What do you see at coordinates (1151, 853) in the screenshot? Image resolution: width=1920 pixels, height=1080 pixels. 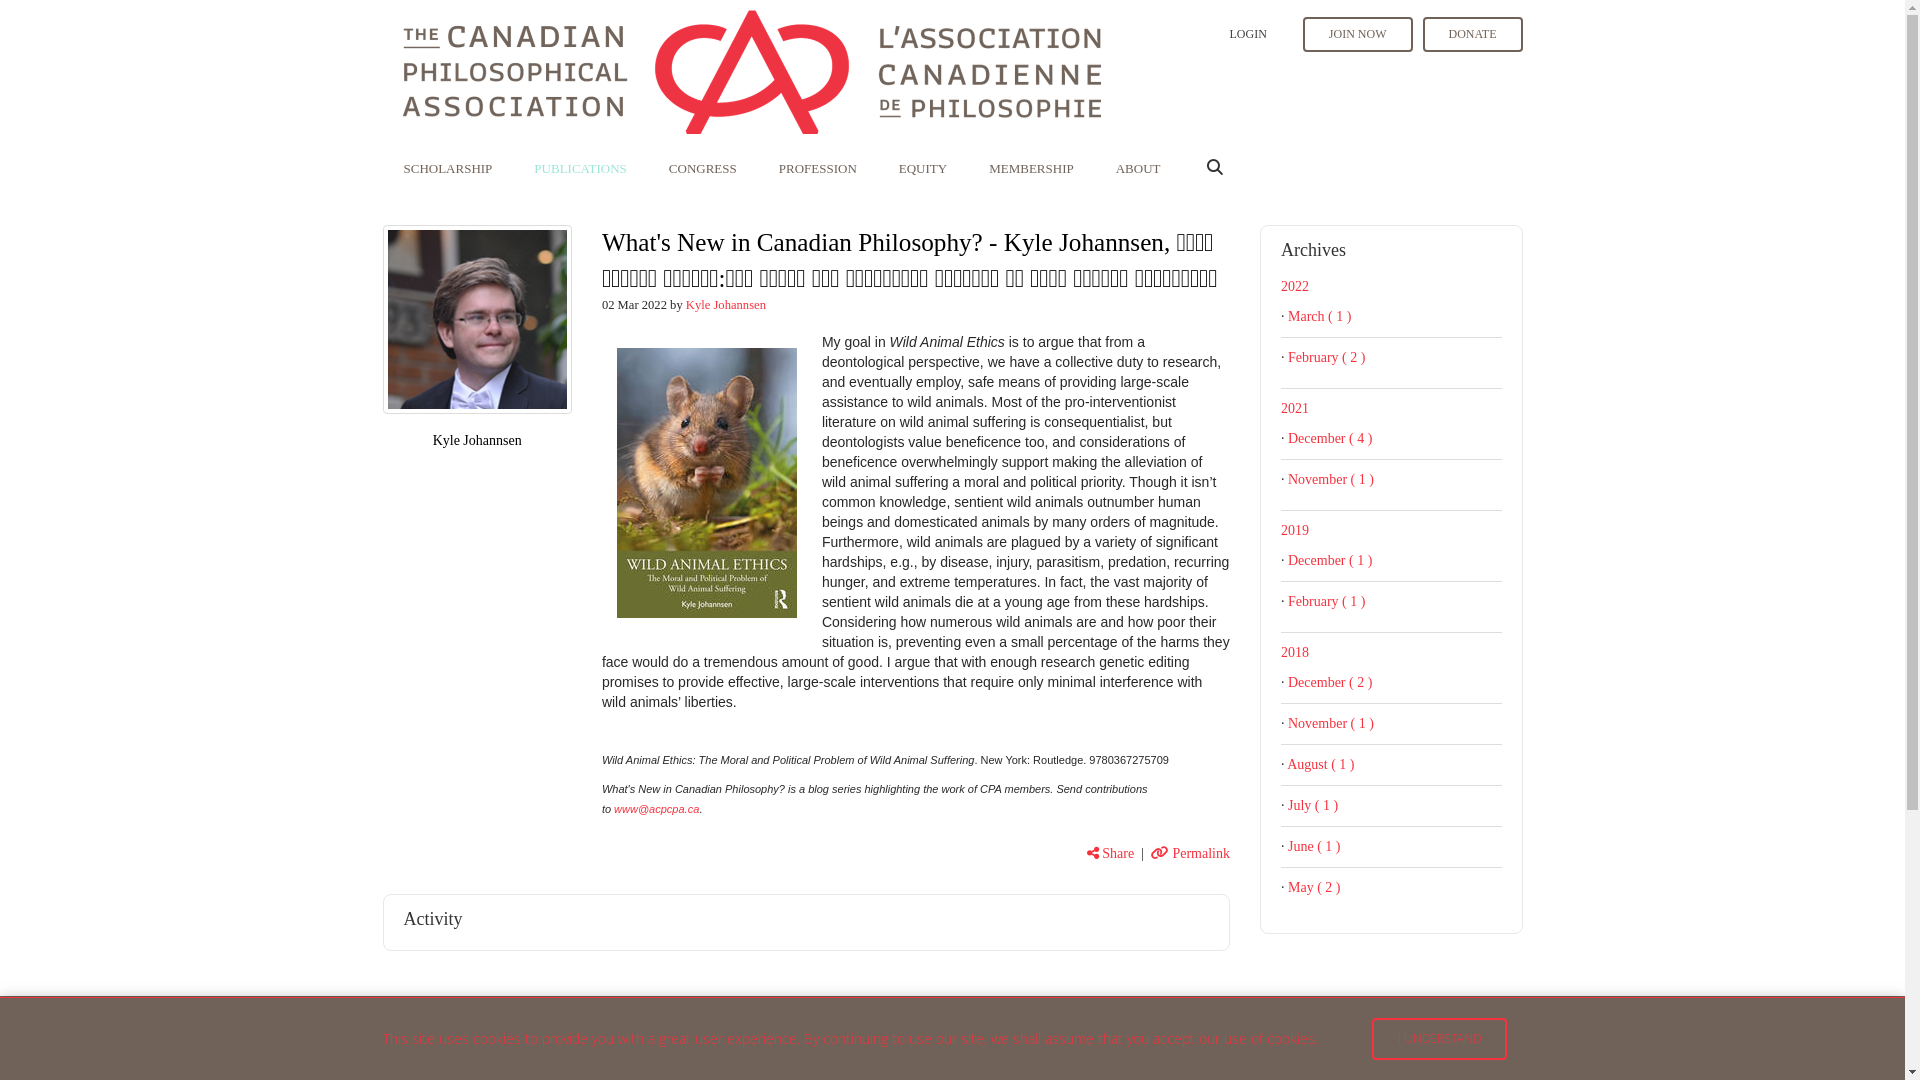 I see `'Permalink'` at bounding box center [1151, 853].